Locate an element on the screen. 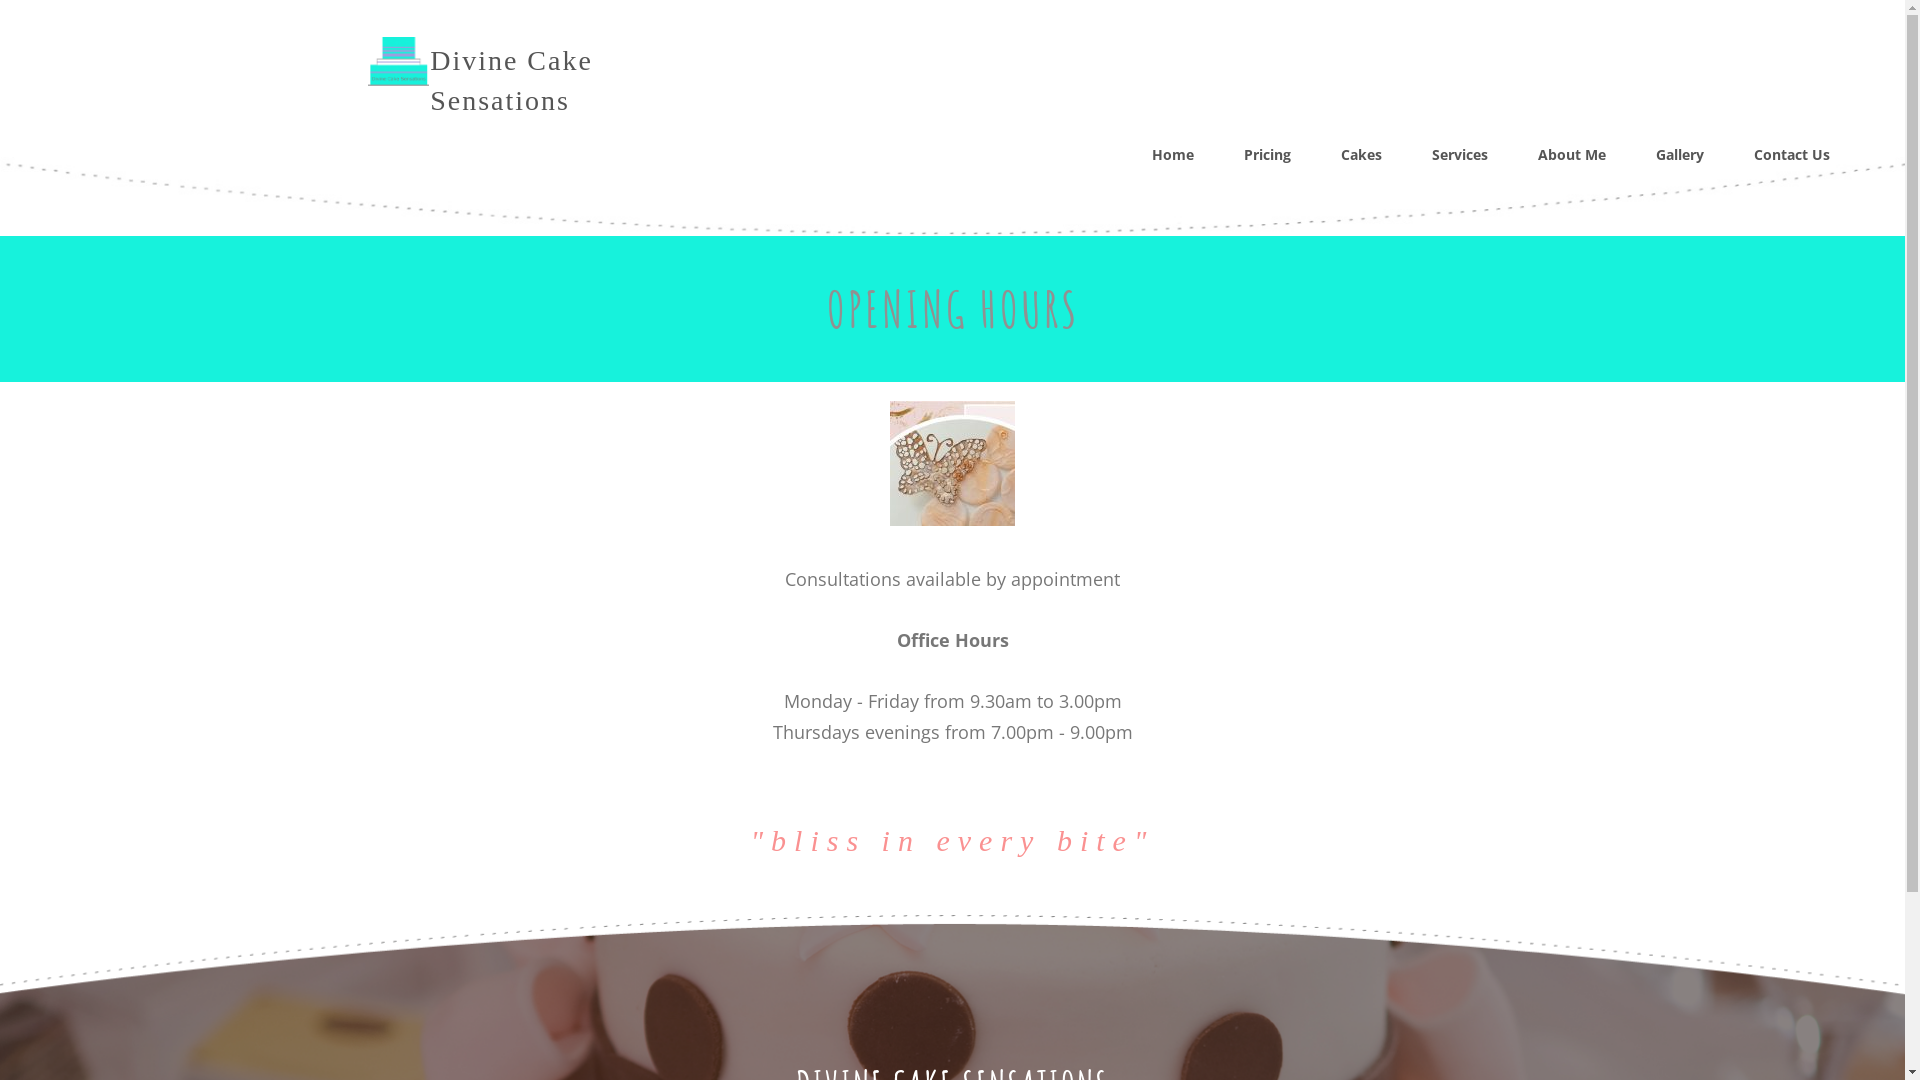 This screenshot has height=1080, width=1920. 'Gallery' is located at coordinates (1680, 153).